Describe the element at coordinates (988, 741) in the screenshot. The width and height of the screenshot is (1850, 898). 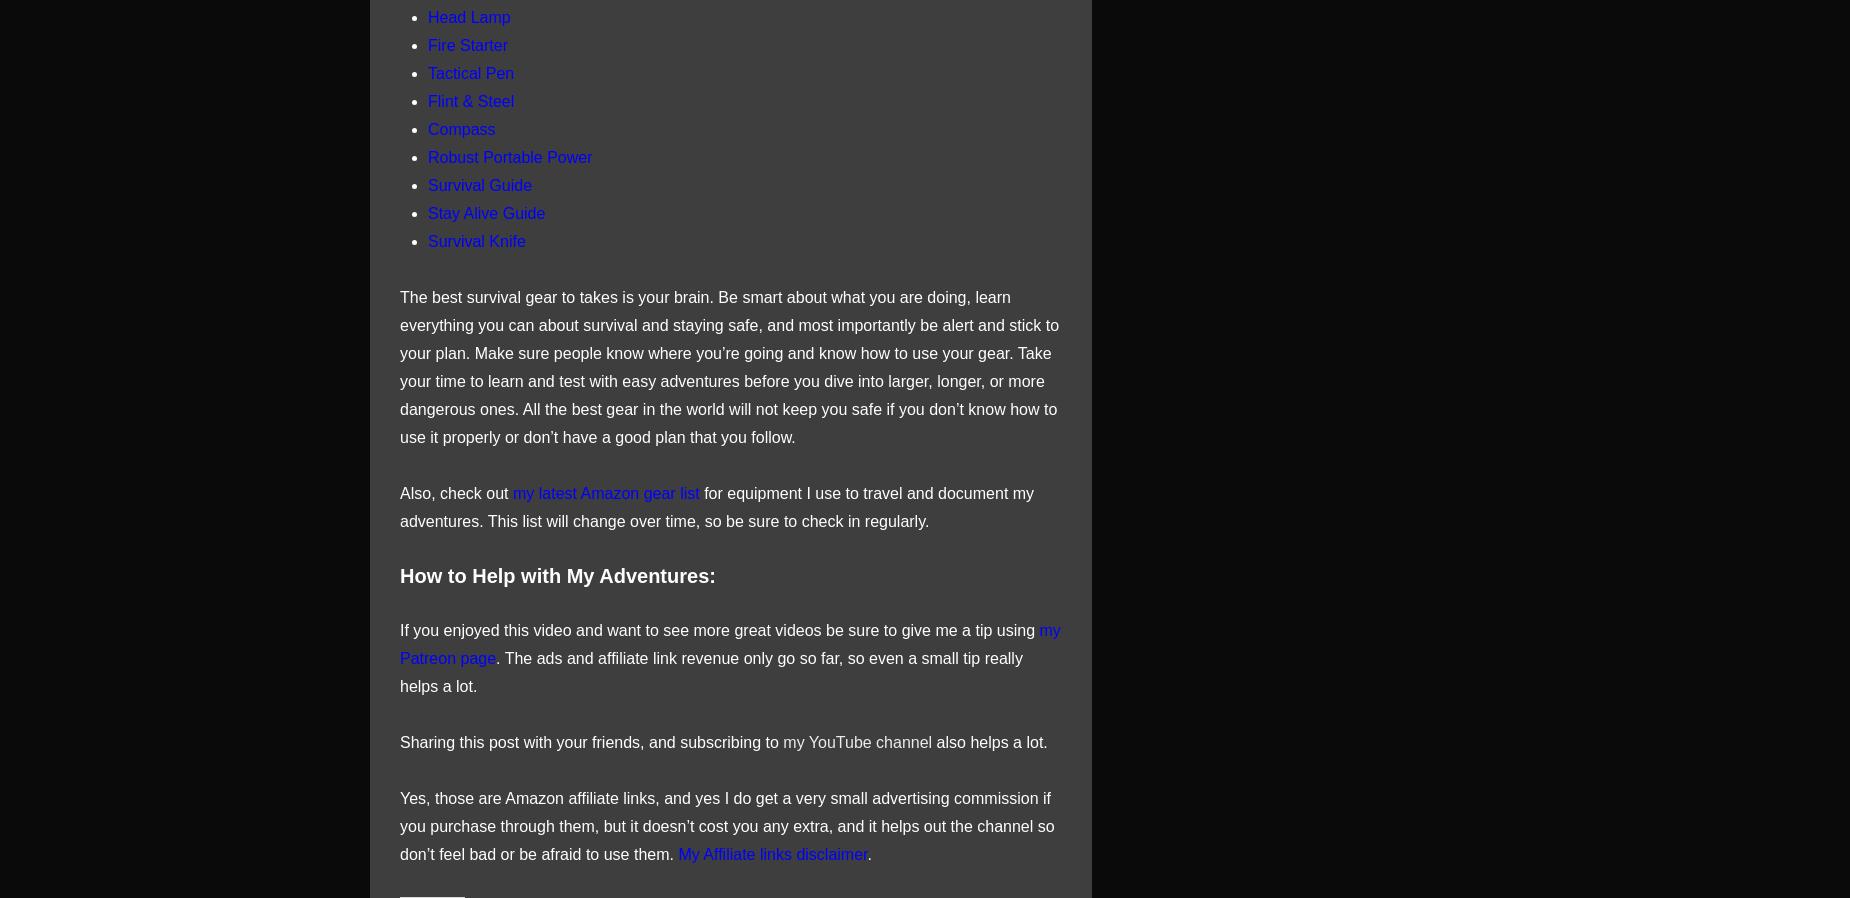
I see `'also helps a lot.'` at that location.